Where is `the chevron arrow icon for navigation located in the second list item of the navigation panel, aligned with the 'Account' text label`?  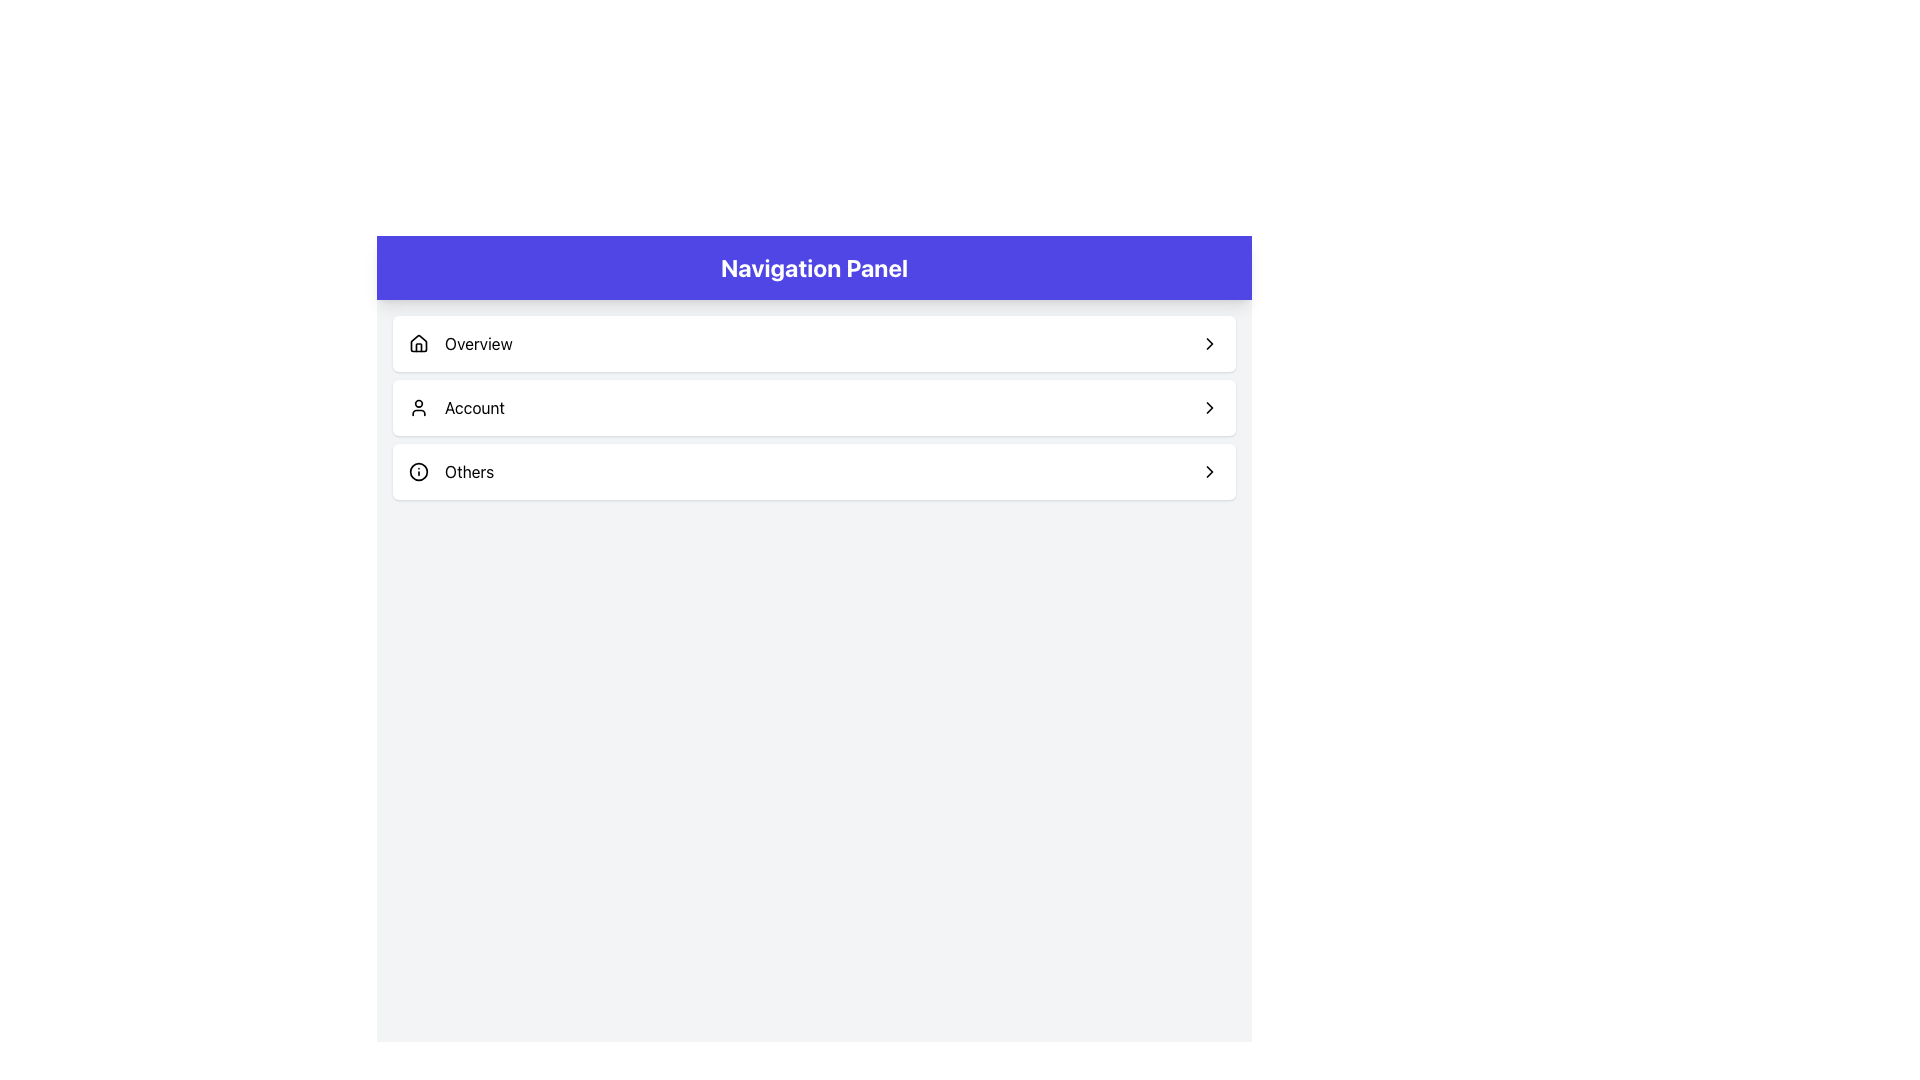 the chevron arrow icon for navigation located in the second list item of the navigation panel, aligned with the 'Account' text label is located at coordinates (1208, 407).